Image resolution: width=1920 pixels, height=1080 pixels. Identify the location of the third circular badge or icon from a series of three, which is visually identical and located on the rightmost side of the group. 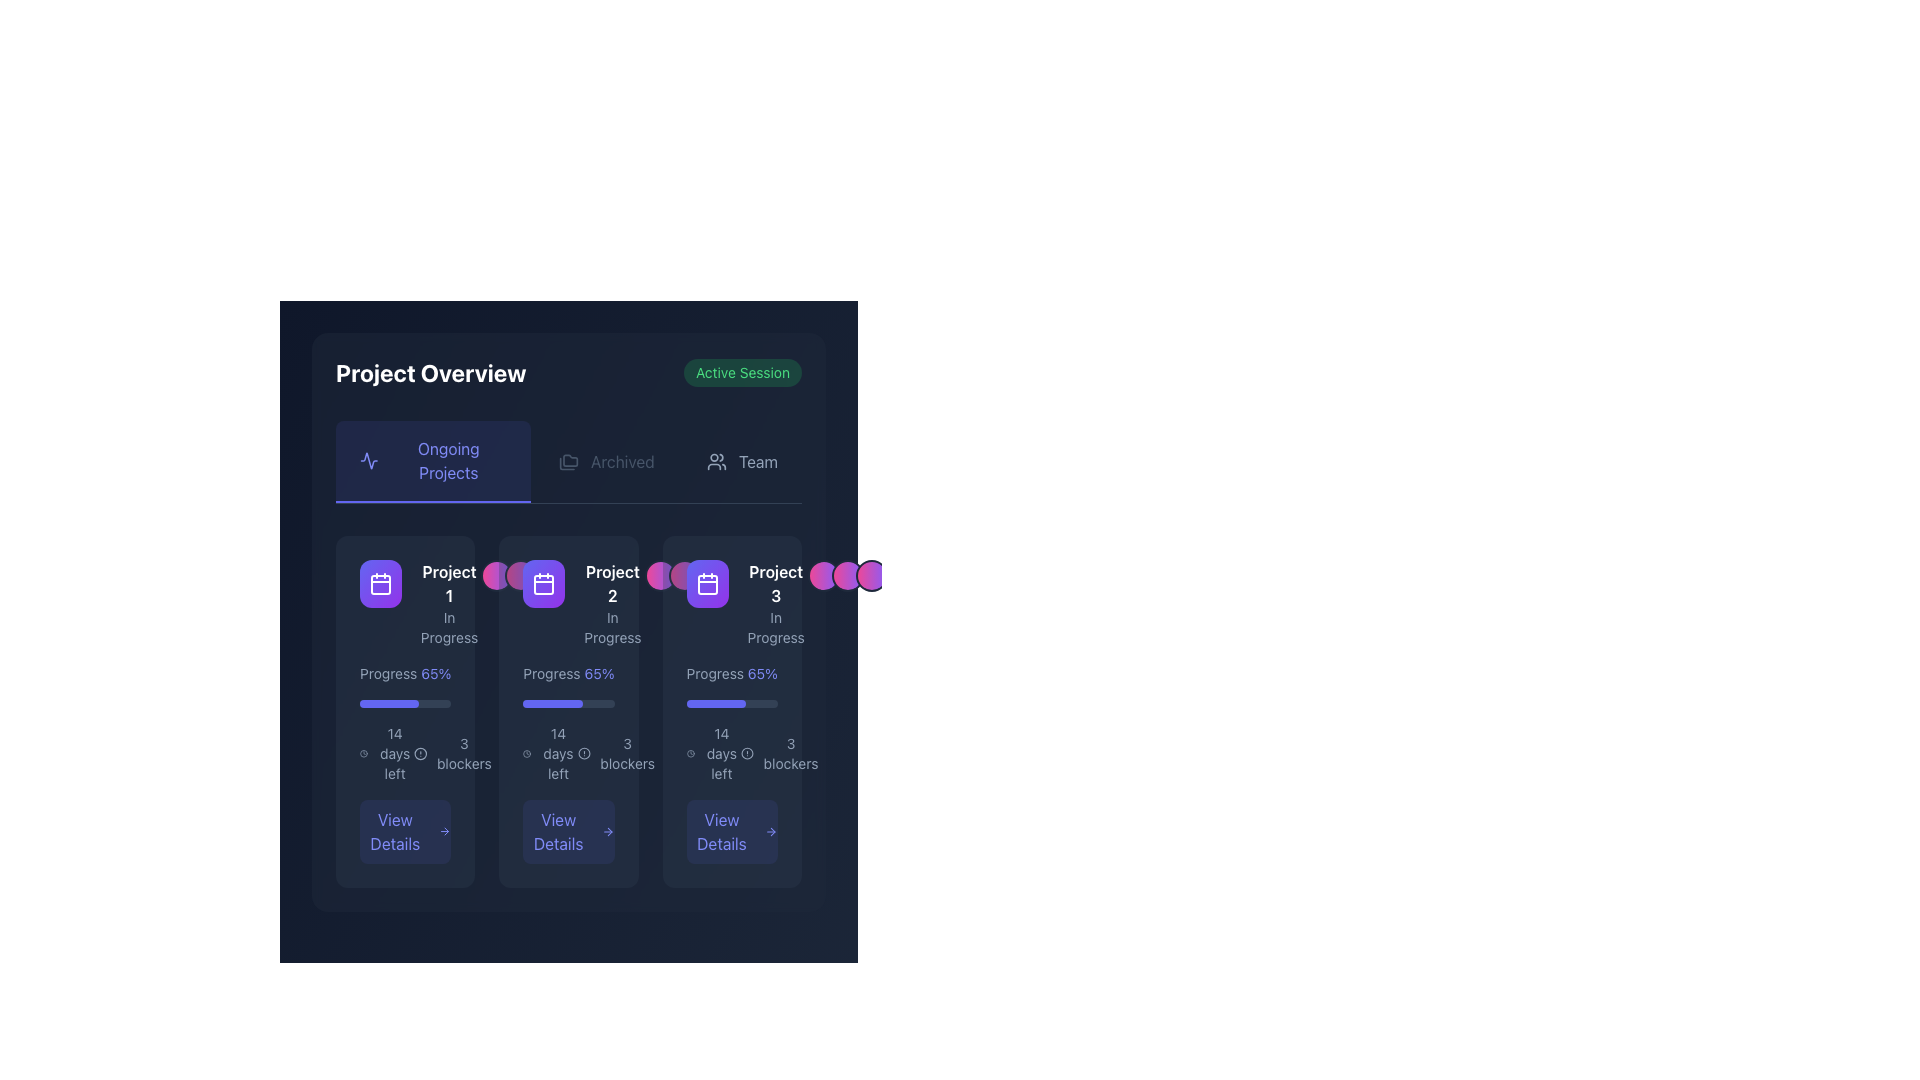
(708, 575).